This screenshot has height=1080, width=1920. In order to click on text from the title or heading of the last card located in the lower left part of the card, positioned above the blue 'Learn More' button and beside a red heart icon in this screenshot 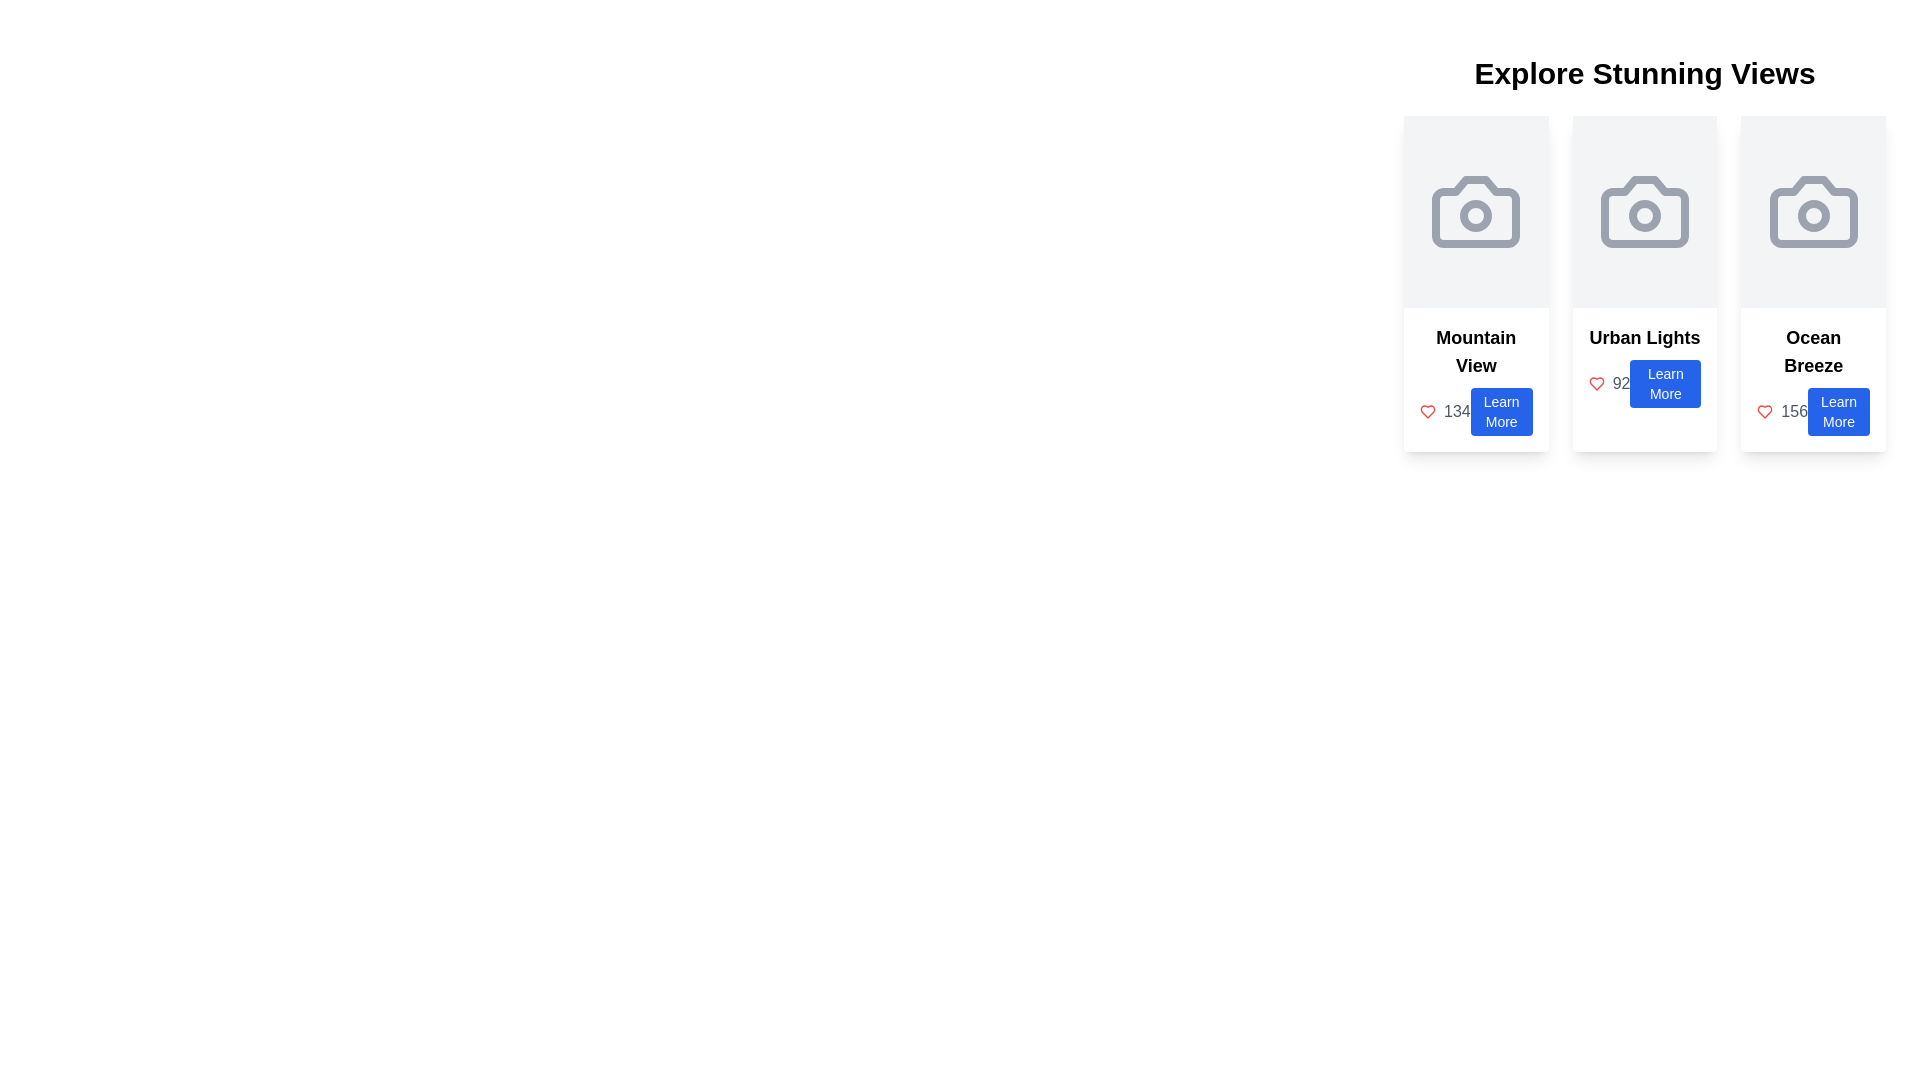, I will do `click(1813, 350)`.